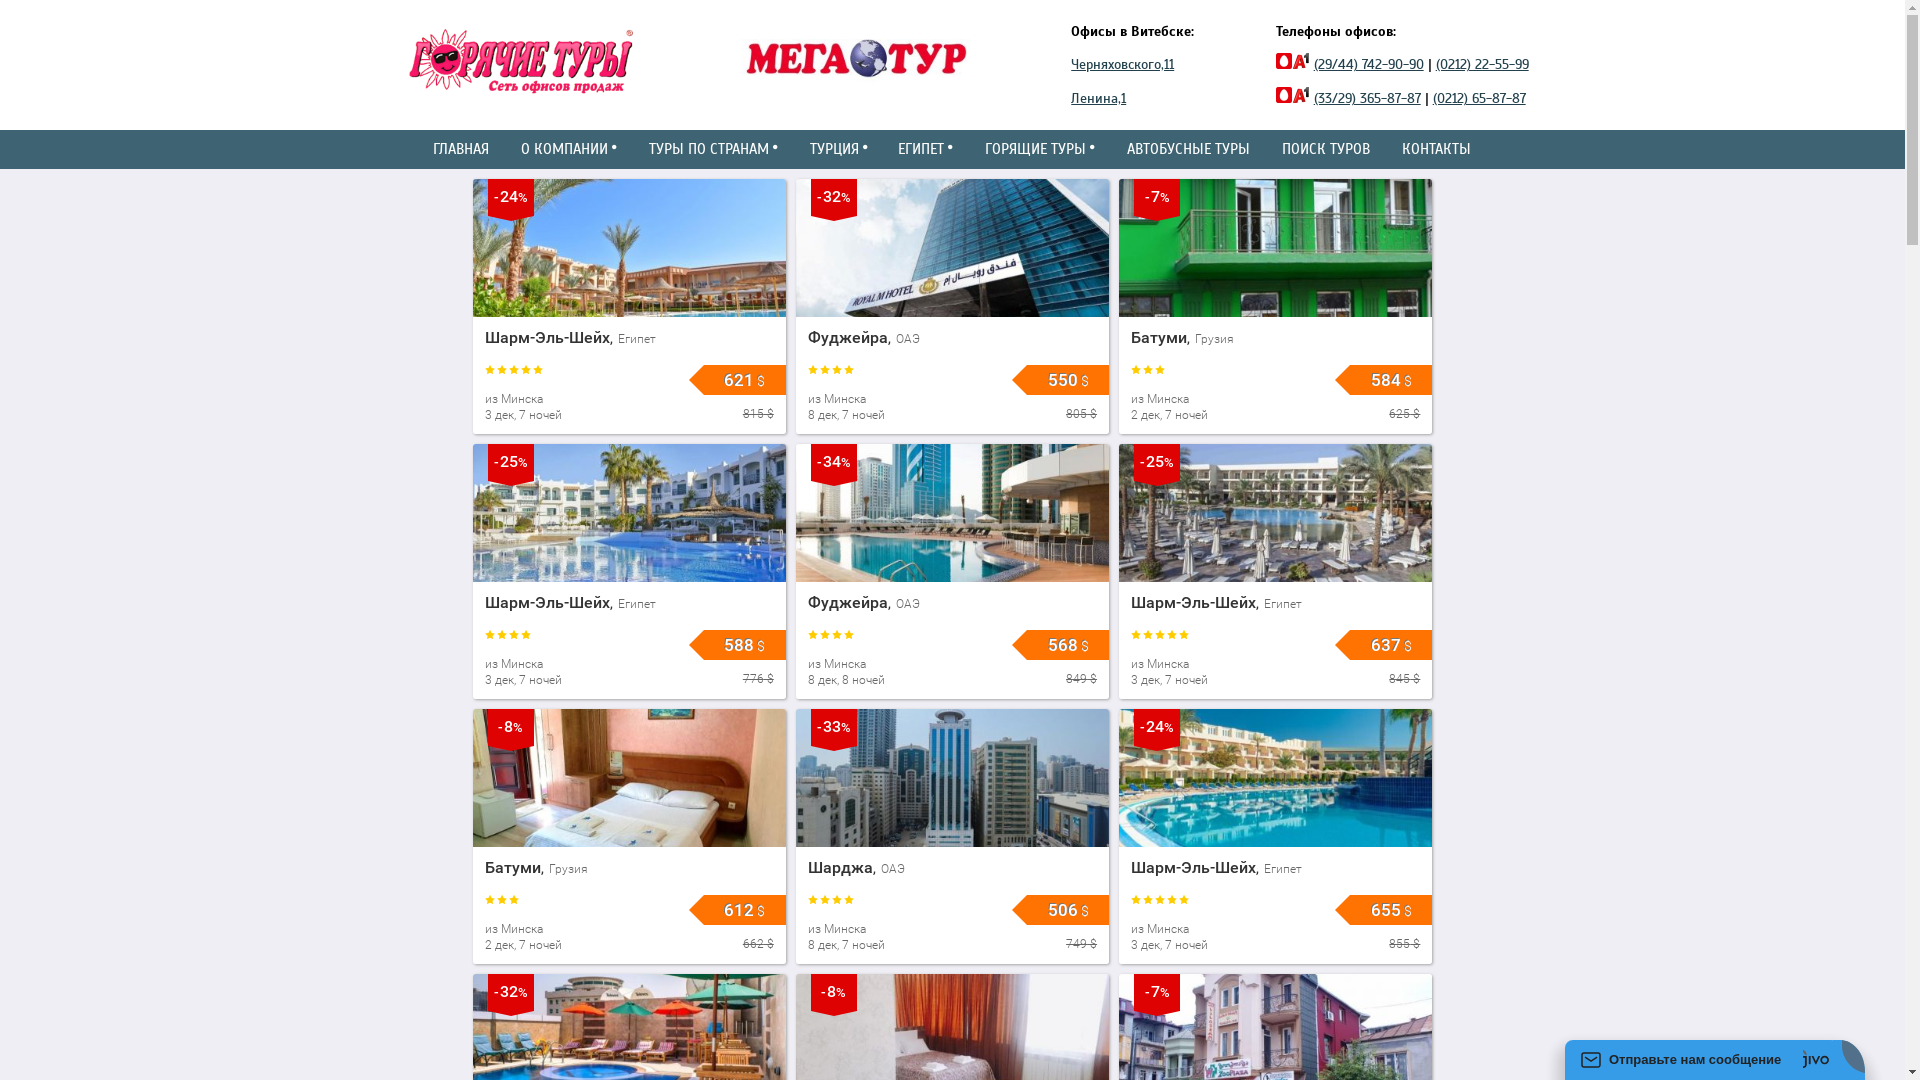  I want to click on '(0212) 65-87-87', so click(1432, 98).